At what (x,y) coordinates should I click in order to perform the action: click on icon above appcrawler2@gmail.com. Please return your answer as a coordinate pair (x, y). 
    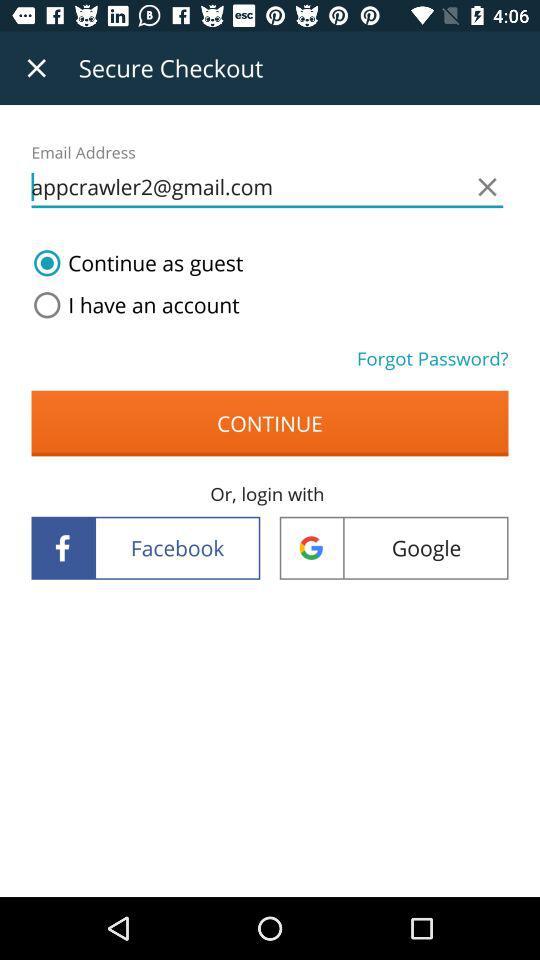
    Looking at the image, I should click on (36, 68).